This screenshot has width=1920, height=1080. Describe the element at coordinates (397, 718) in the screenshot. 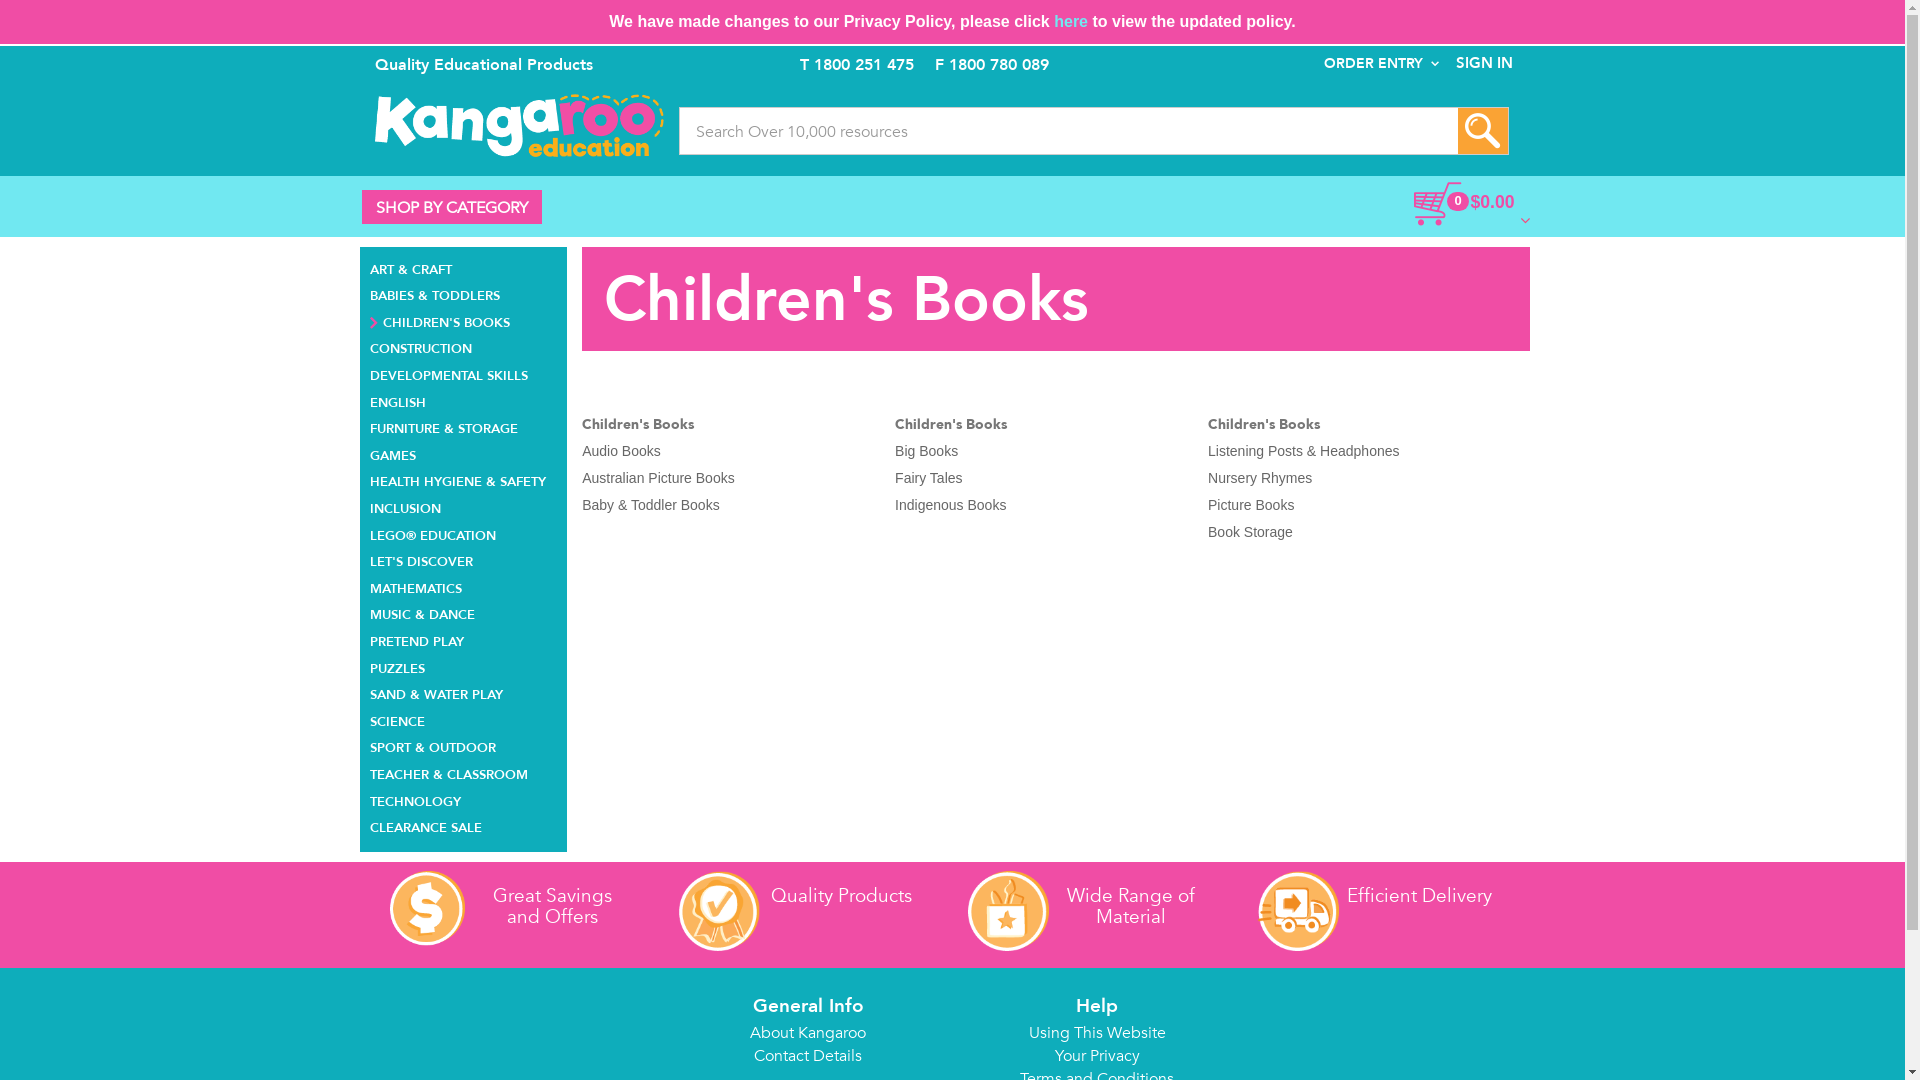

I see `'SCIENCE'` at that location.